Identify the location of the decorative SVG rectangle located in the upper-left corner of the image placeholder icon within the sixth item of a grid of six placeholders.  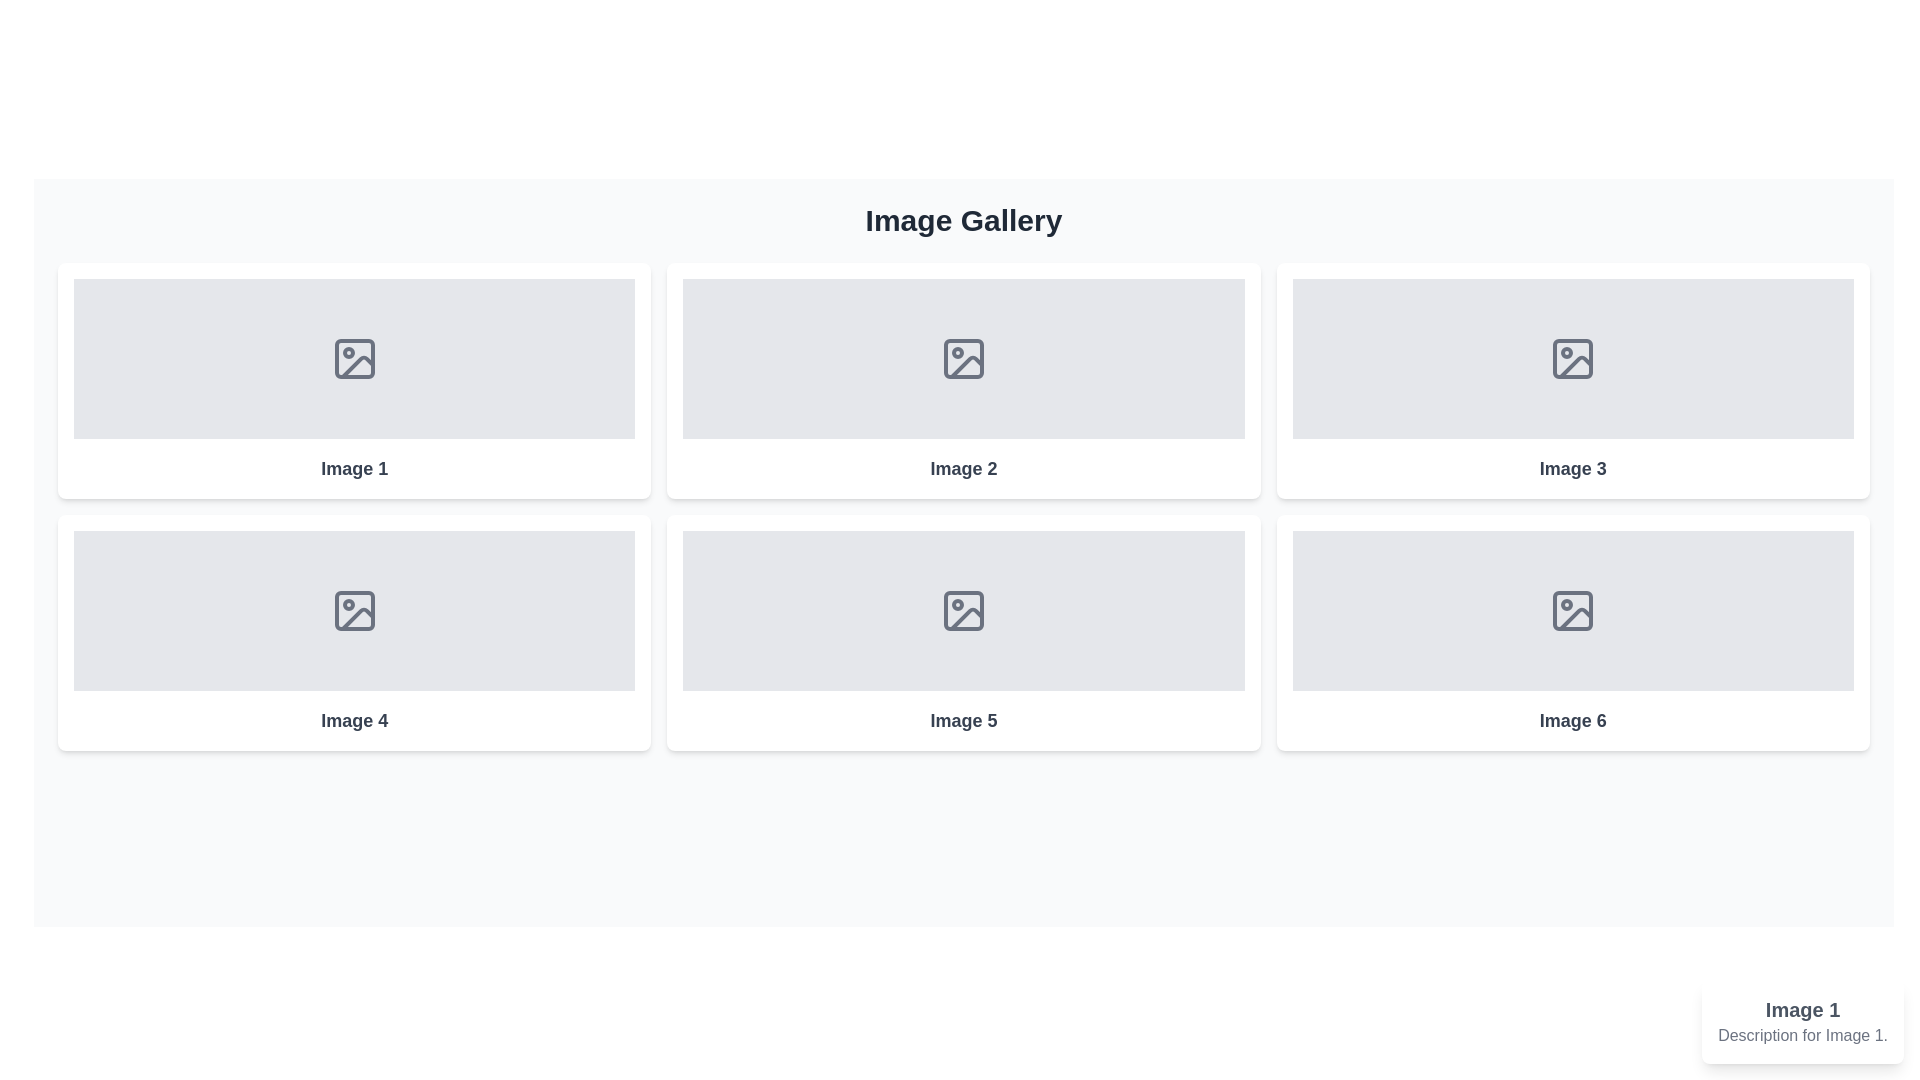
(1572, 609).